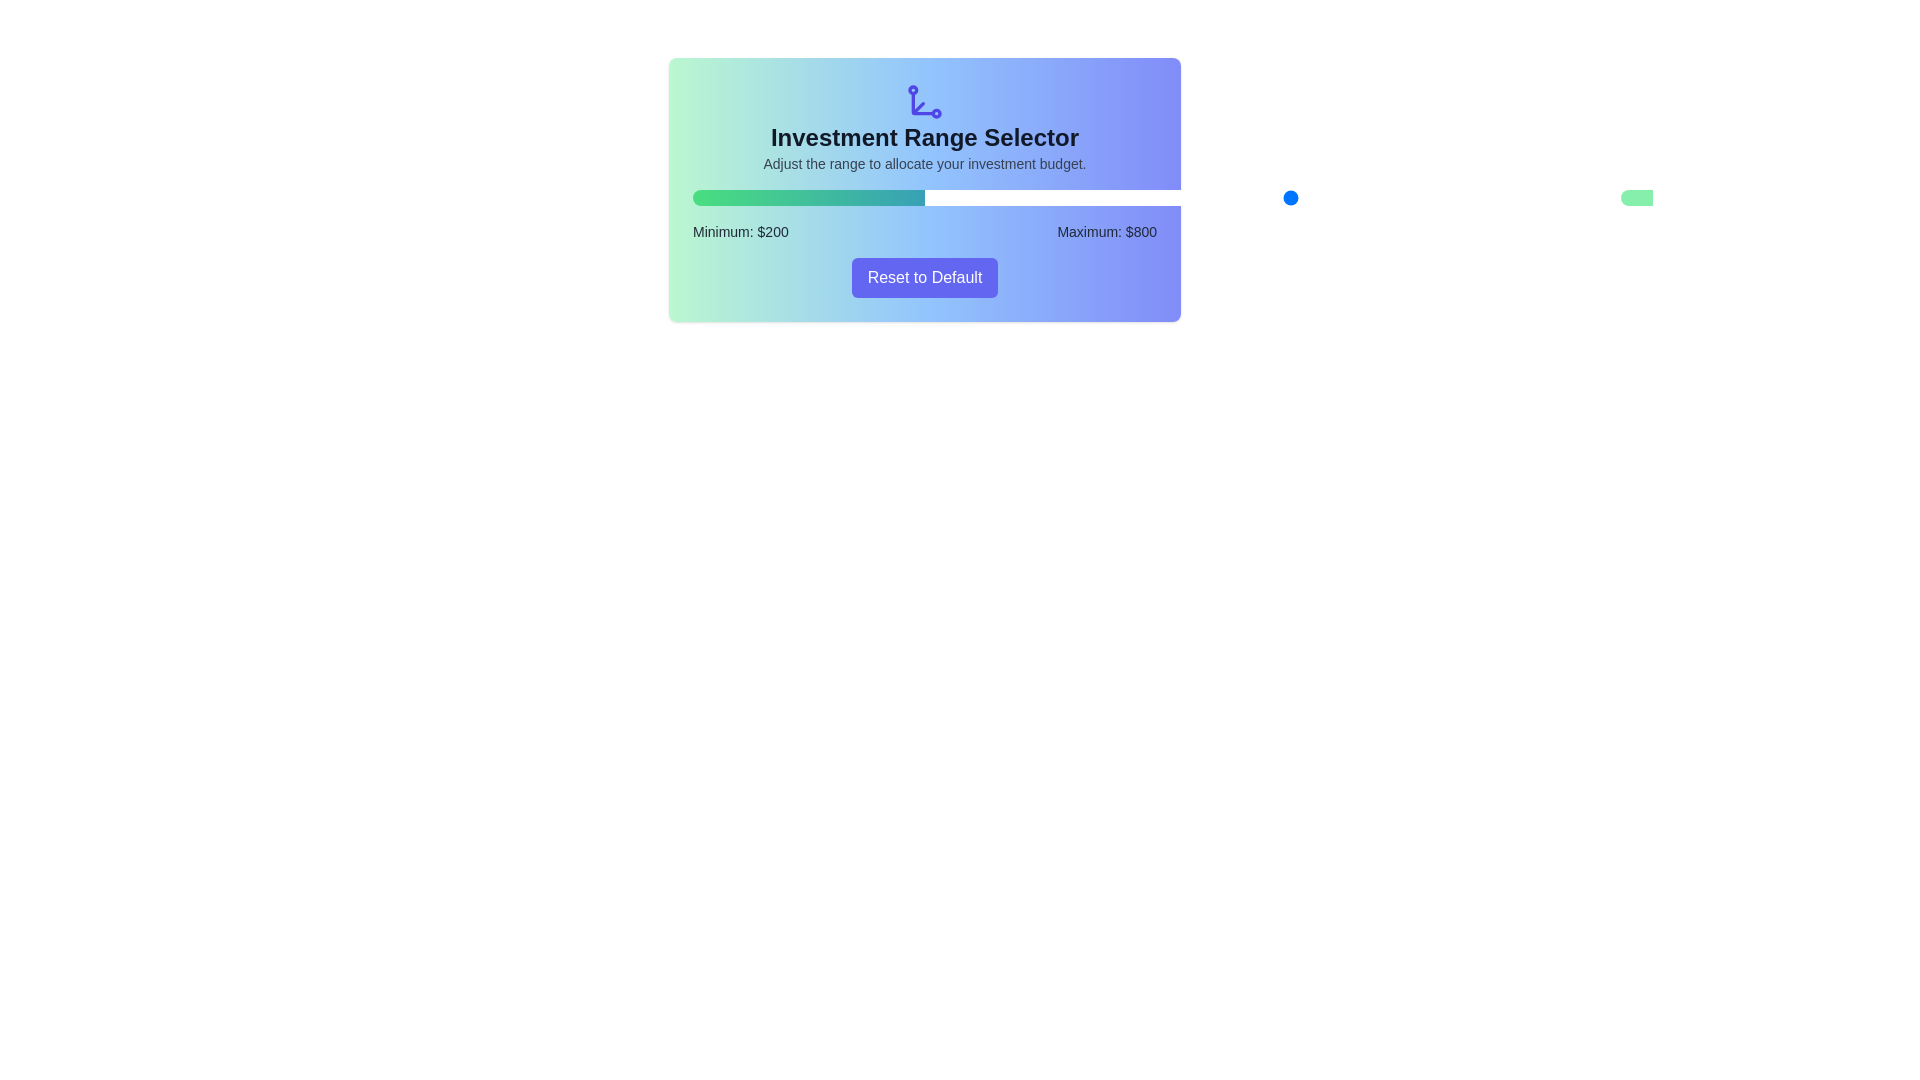 The height and width of the screenshot is (1080, 1920). What do you see at coordinates (1064, 197) in the screenshot?
I see `the minimum investment range slider to 302` at bounding box center [1064, 197].